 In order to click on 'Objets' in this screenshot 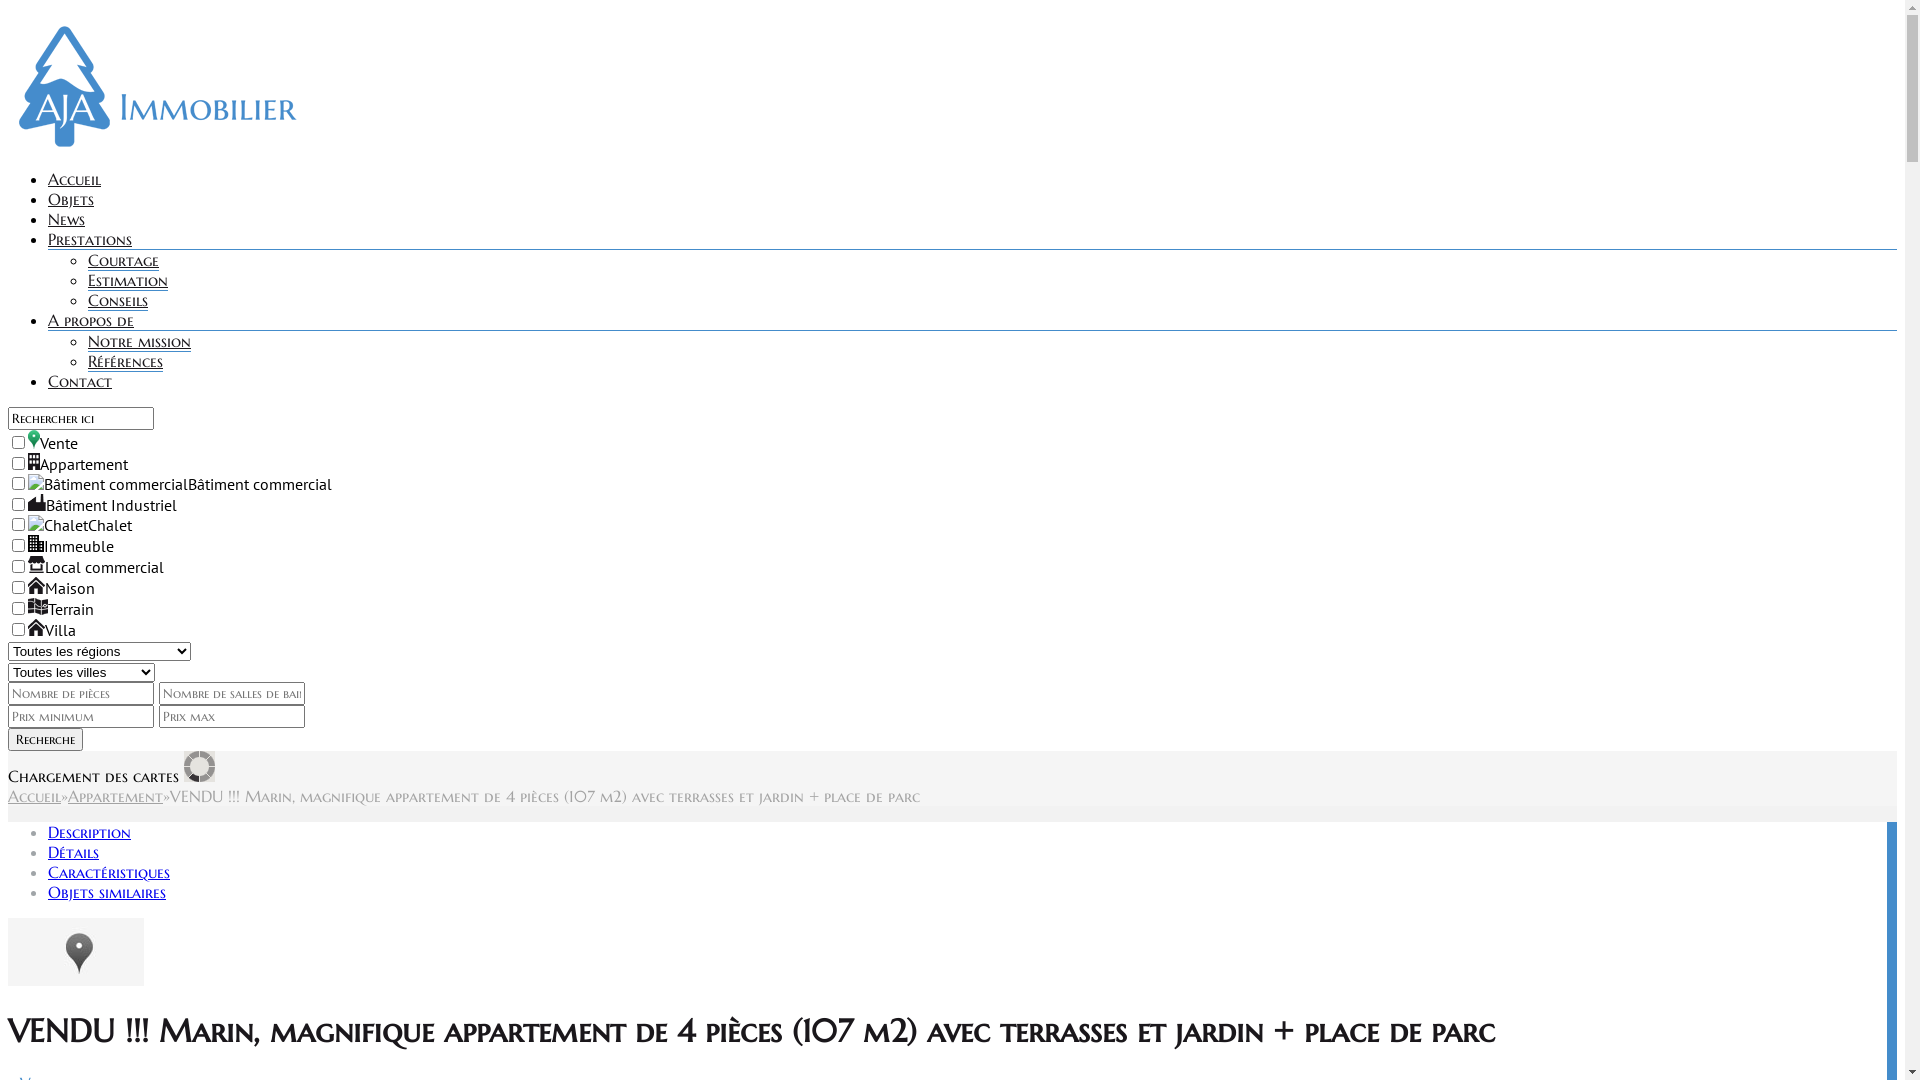, I will do `click(71, 199)`.